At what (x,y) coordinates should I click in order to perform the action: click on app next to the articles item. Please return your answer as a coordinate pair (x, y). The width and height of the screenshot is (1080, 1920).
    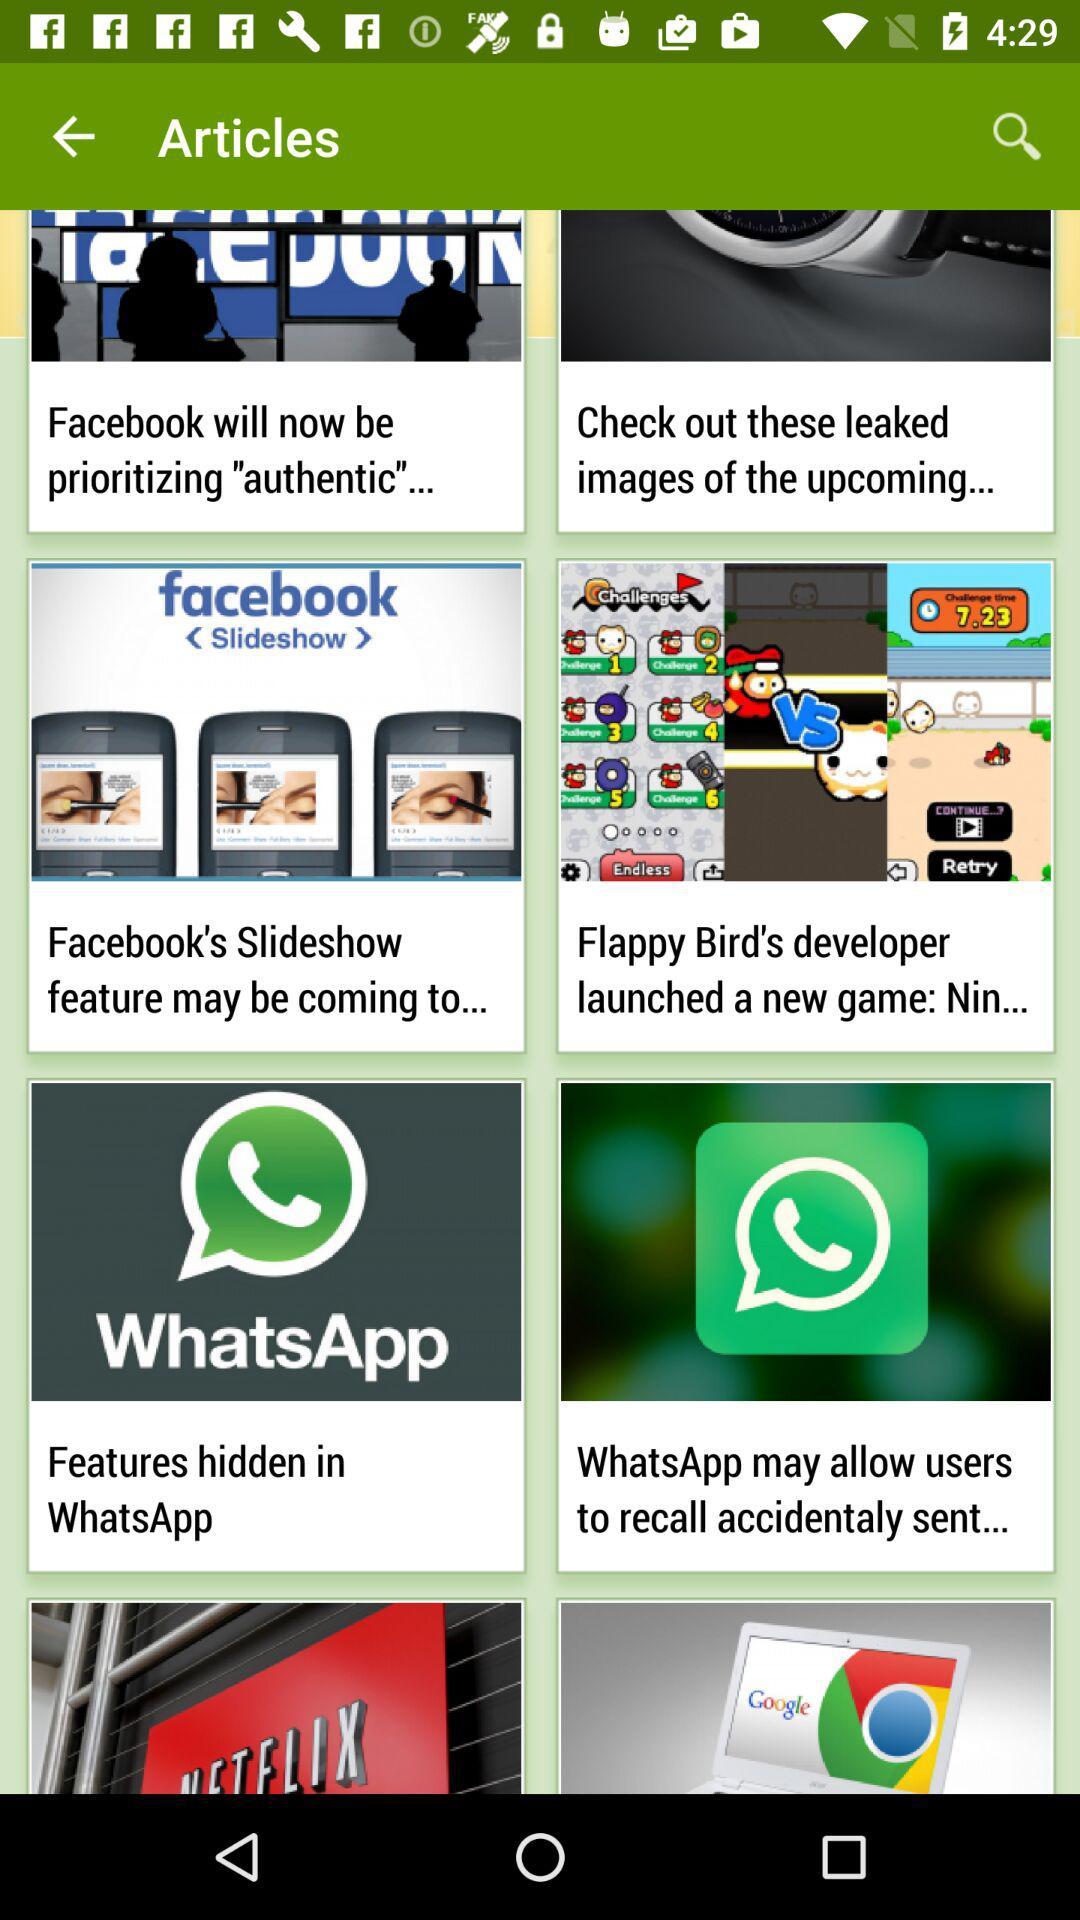
    Looking at the image, I should click on (72, 135).